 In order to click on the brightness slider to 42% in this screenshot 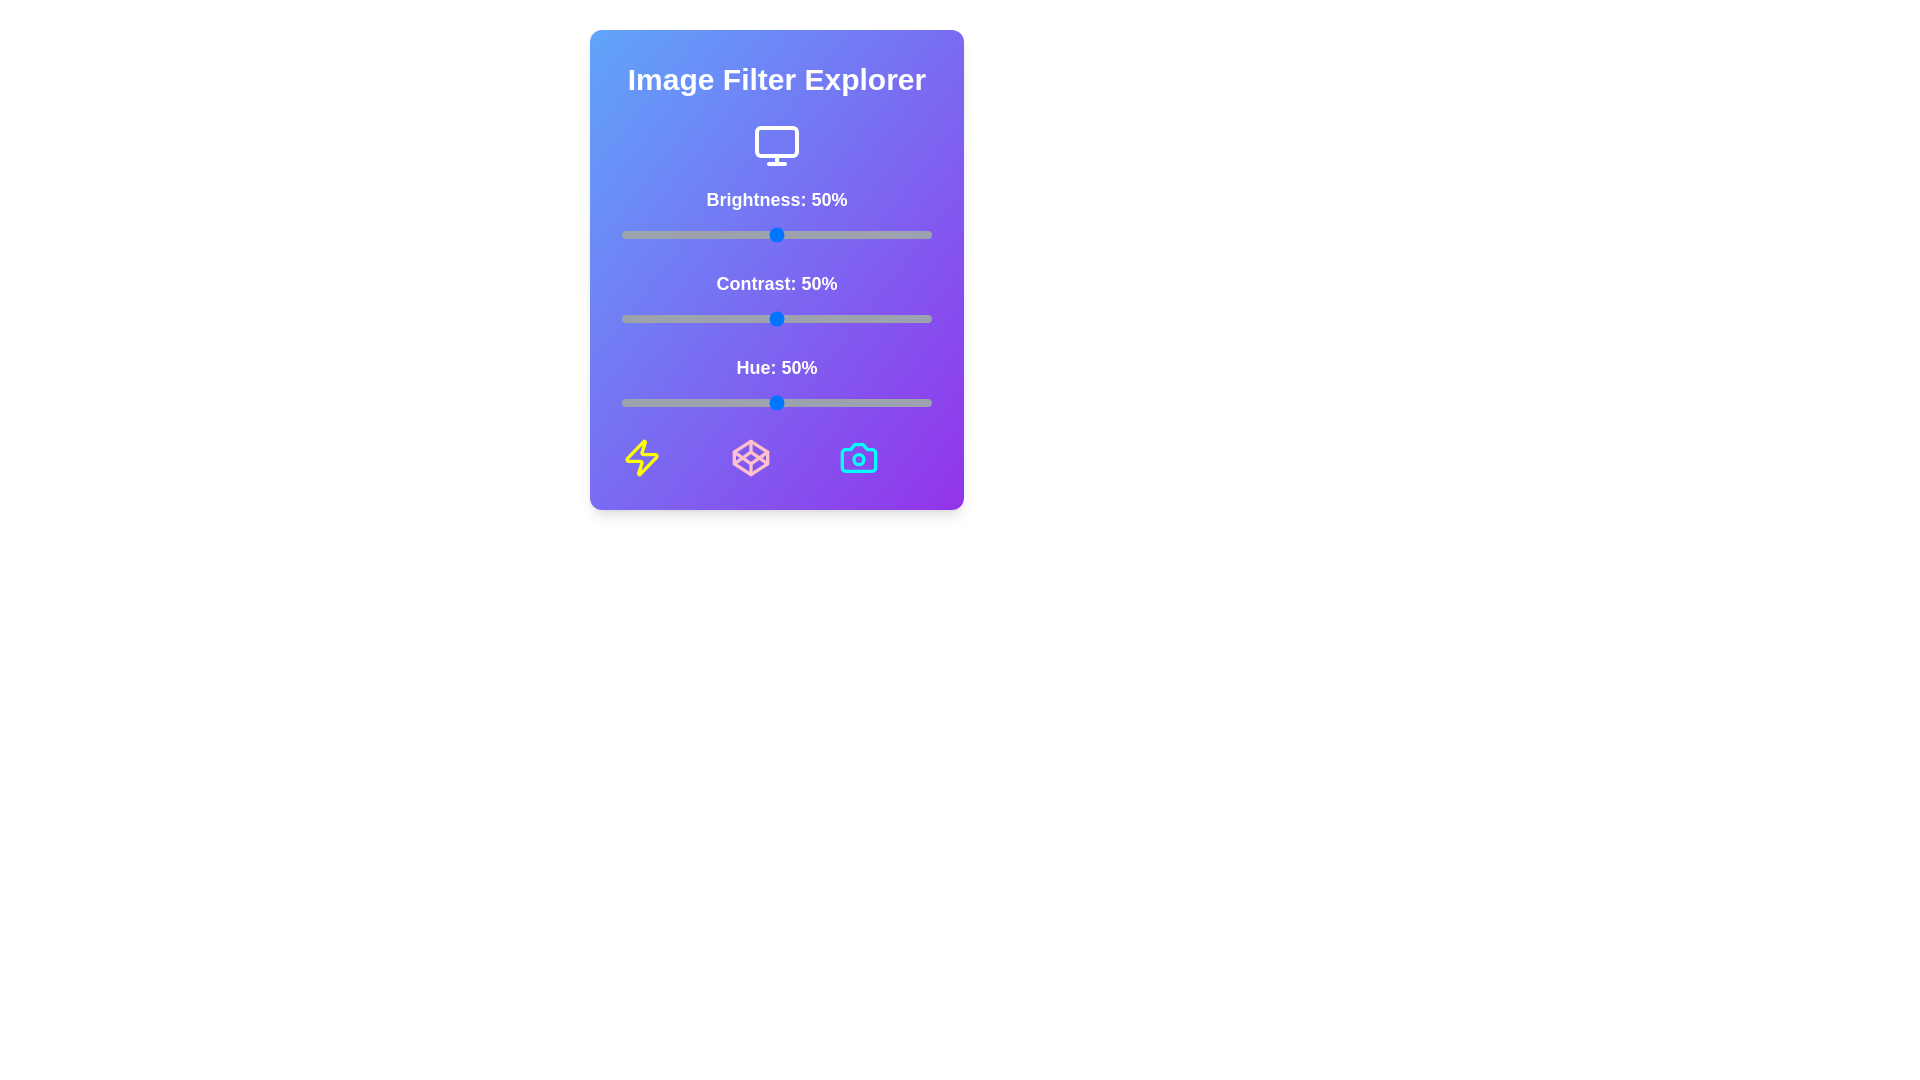, I will do `click(751, 234)`.